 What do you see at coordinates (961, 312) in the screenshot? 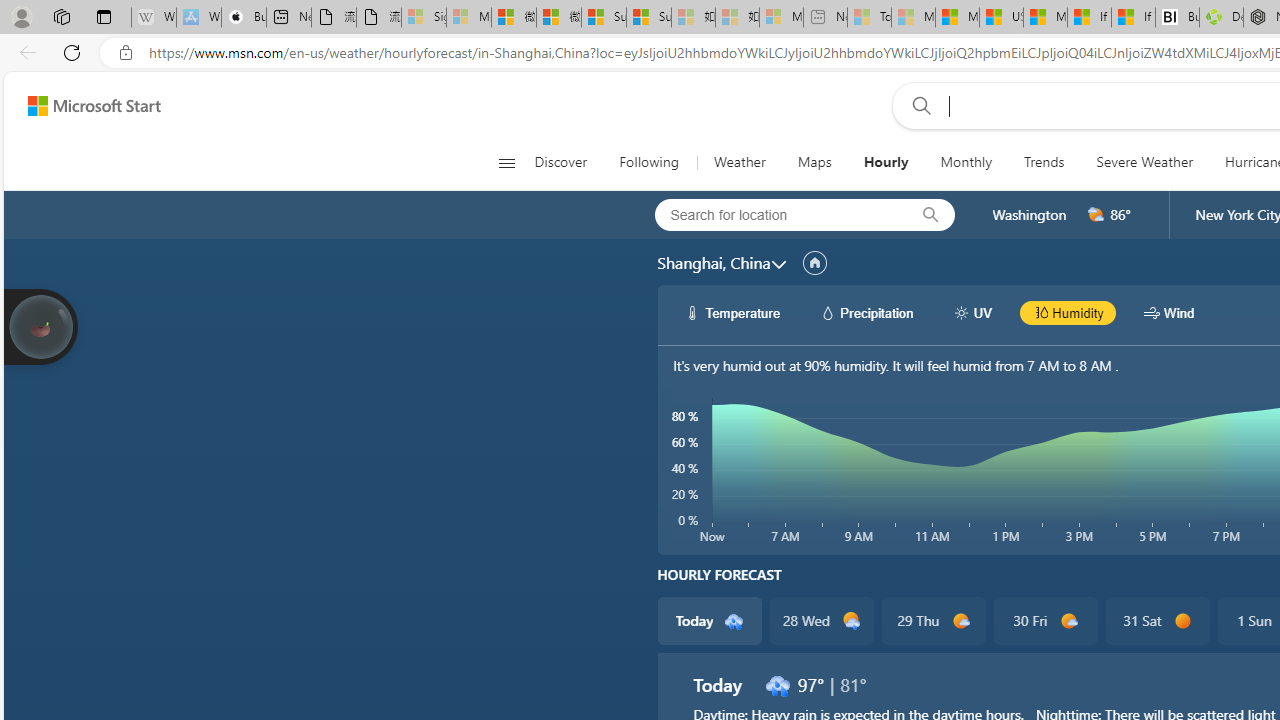
I see `'hourlyChart/uvWhite'` at bounding box center [961, 312].